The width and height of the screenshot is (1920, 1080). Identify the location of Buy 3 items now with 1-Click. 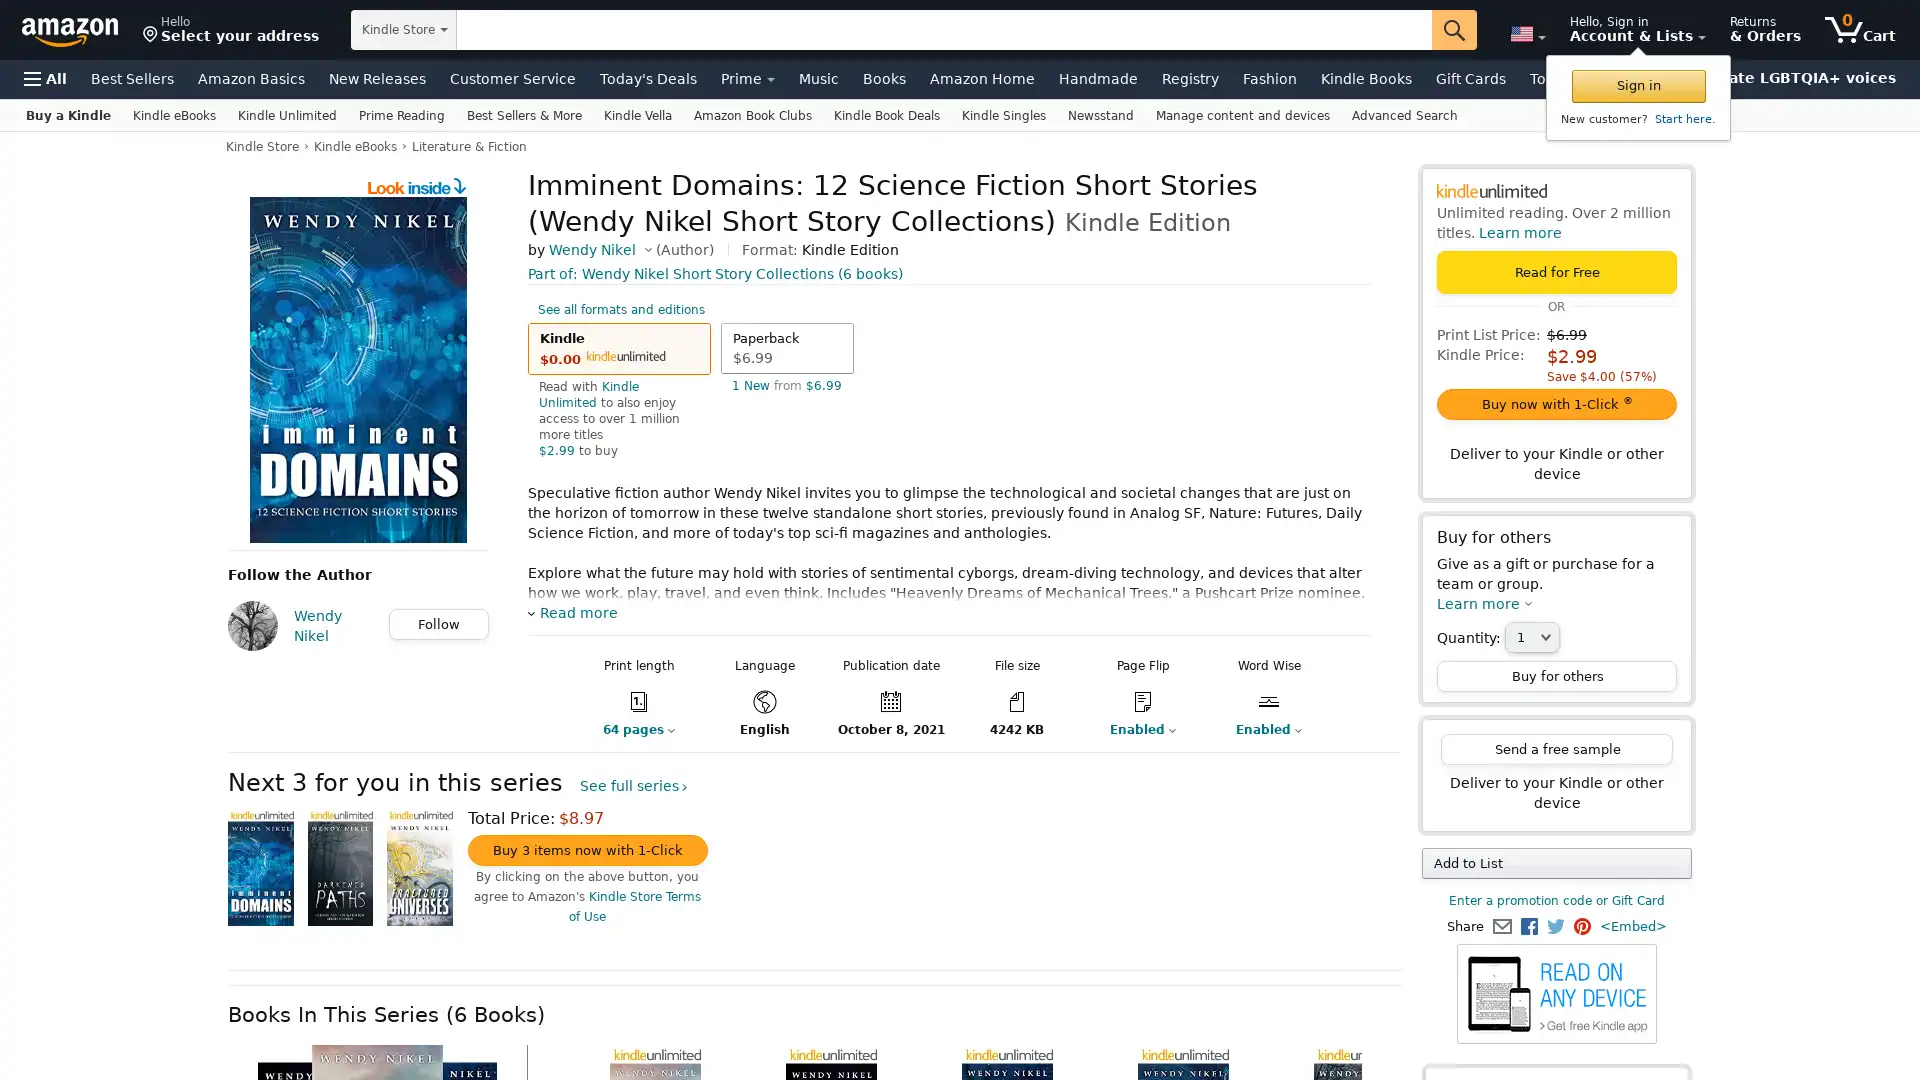
(585, 850).